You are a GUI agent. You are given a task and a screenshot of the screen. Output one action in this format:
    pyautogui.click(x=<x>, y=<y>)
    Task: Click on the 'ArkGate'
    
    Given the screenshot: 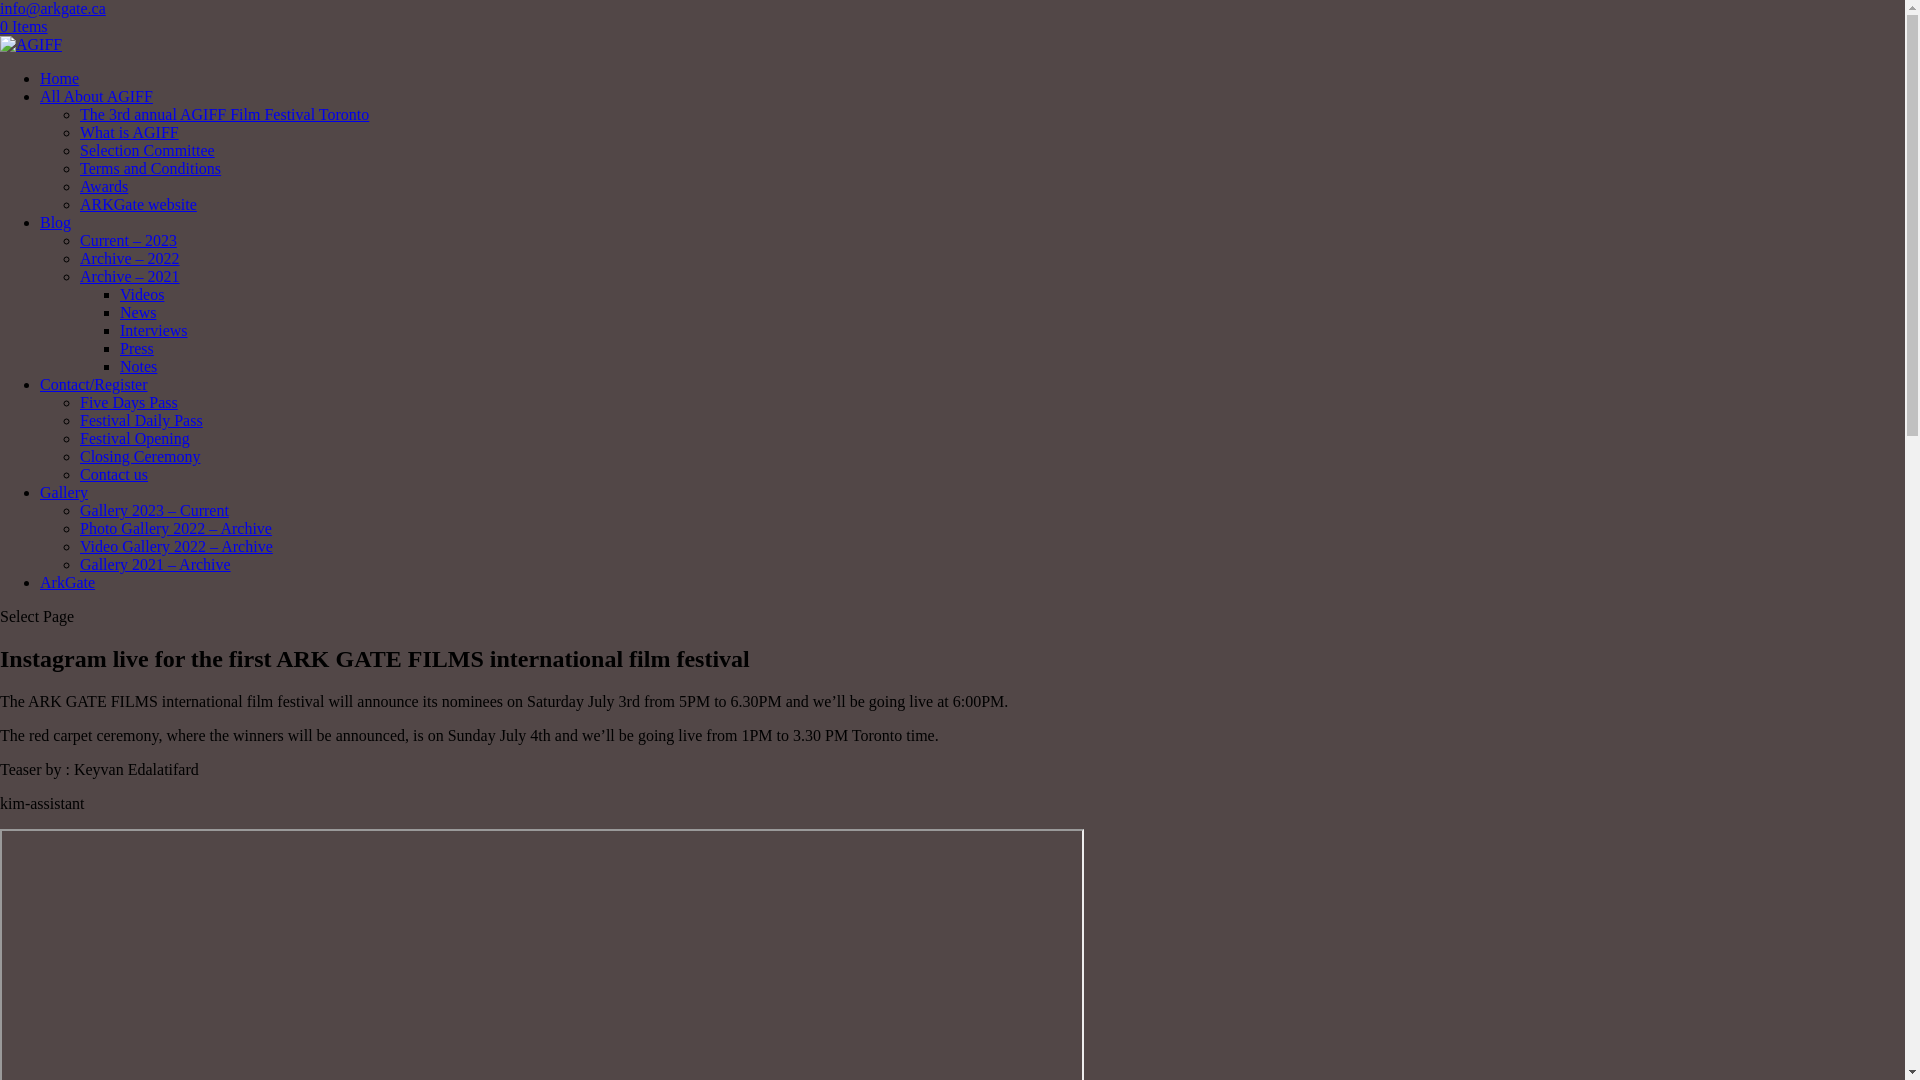 What is the action you would take?
    pyautogui.click(x=67, y=582)
    